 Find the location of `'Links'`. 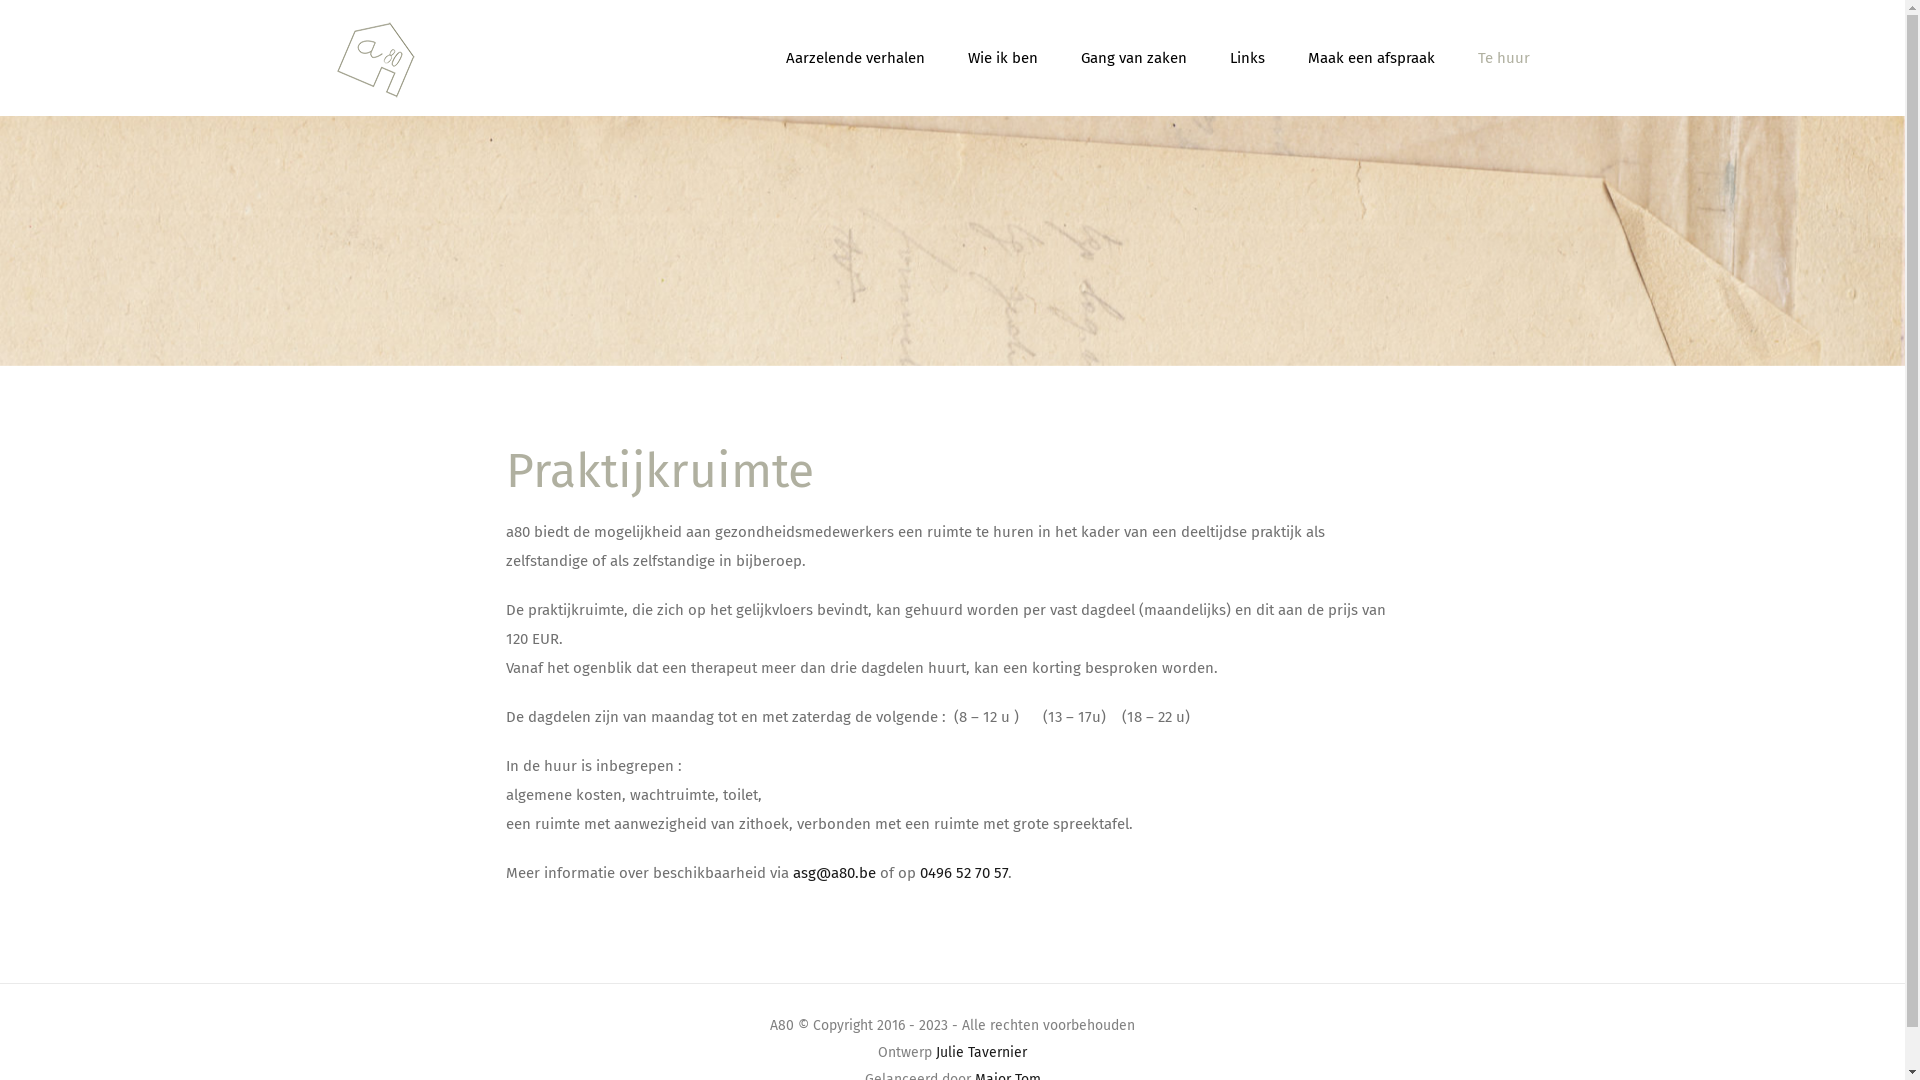

'Links' is located at coordinates (1246, 56).